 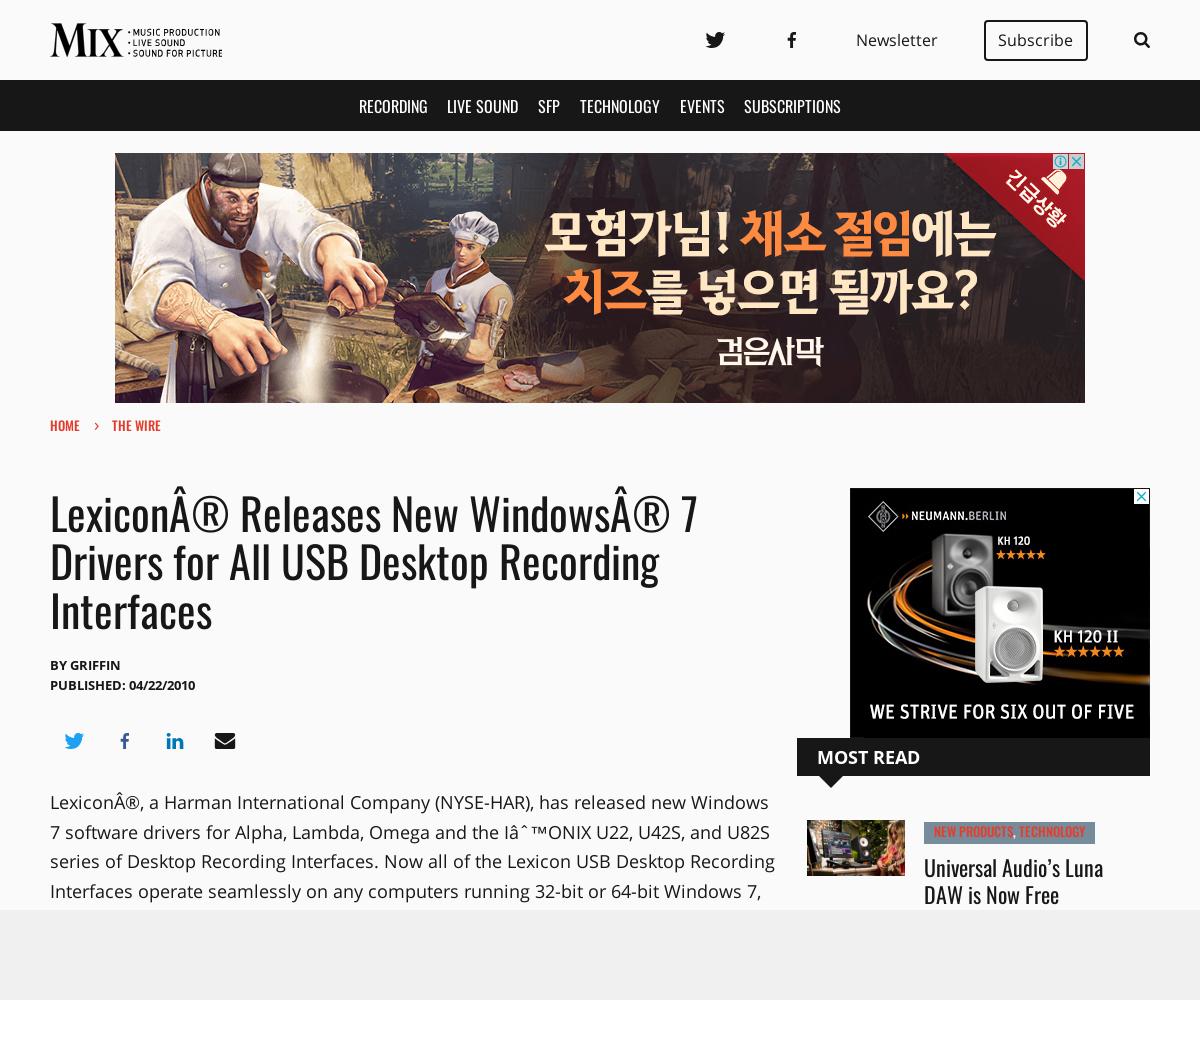 What do you see at coordinates (136, 423) in the screenshot?
I see `'The Wire'` at bounding box center [136, 423].